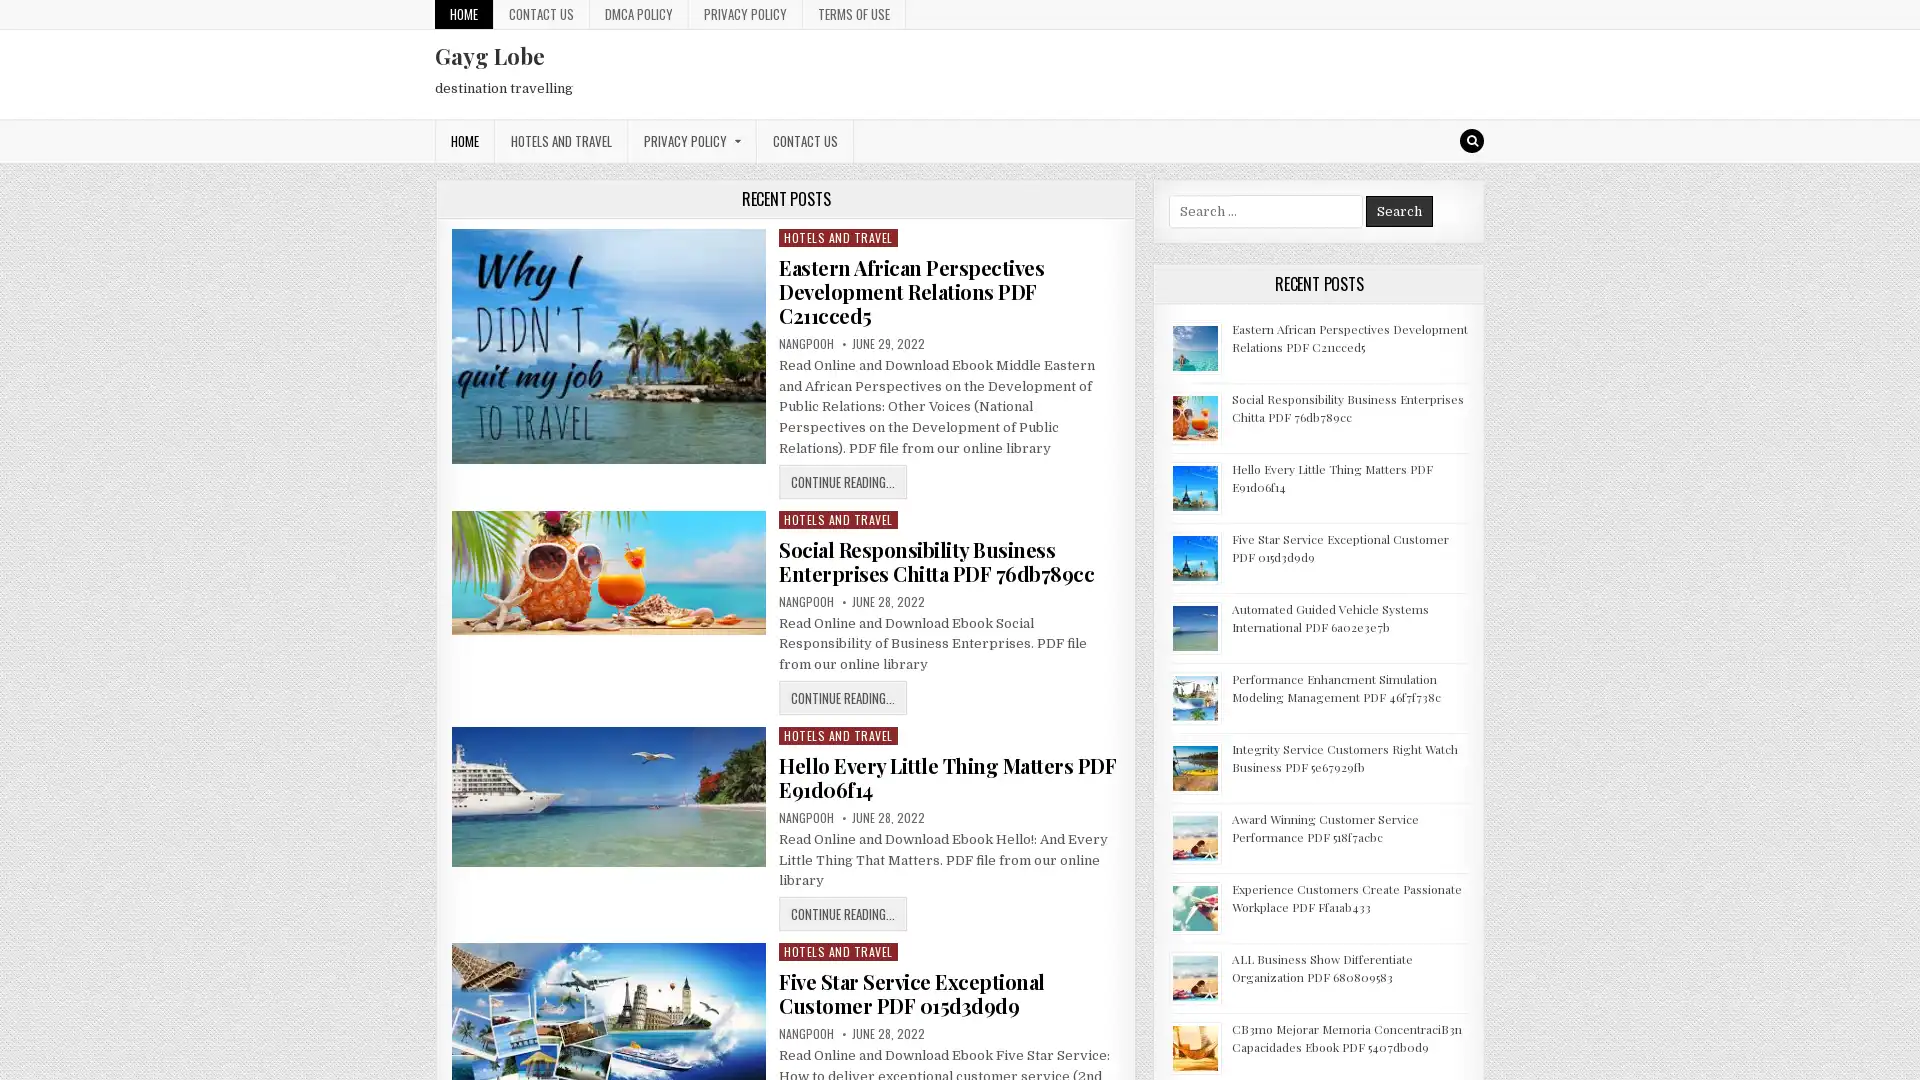  I want to click on Search, so click(1398, 211).